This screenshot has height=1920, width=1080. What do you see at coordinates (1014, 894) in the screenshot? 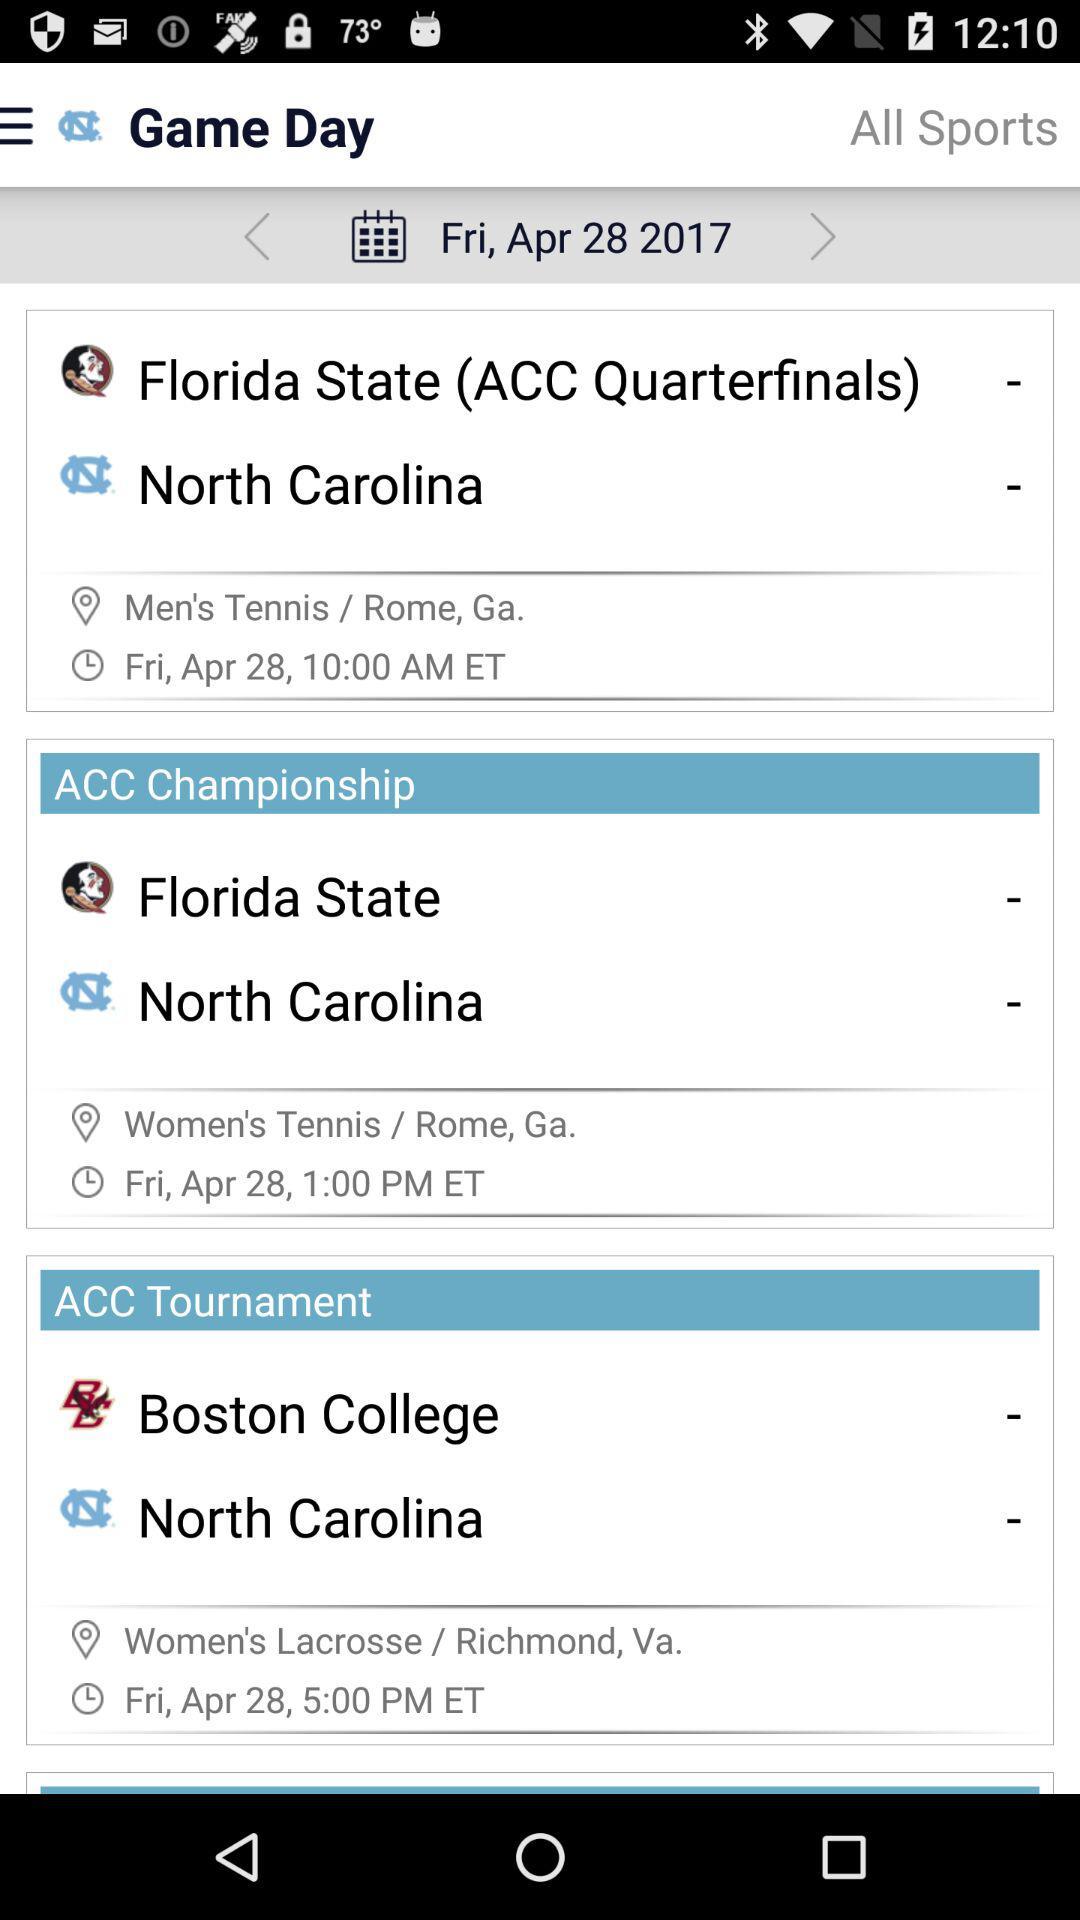
I see `the -` at bounding box center [1014, 894].